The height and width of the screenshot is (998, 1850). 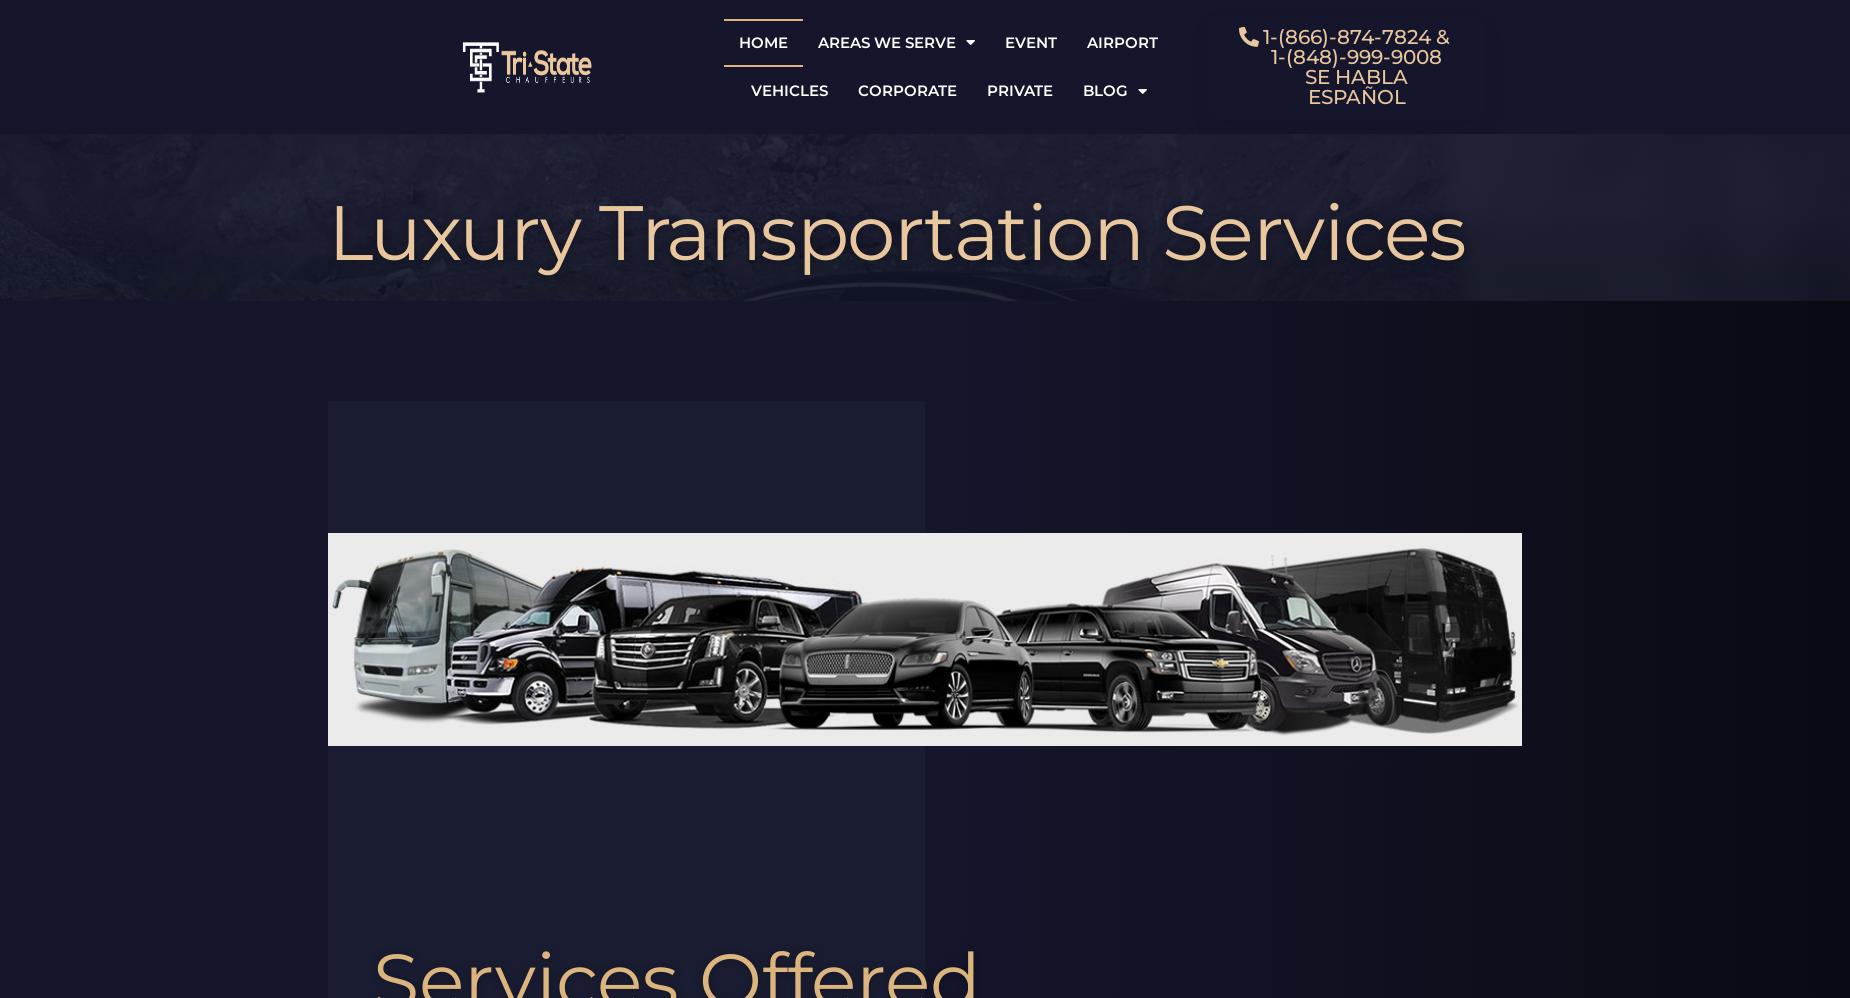 What do you see at coordinates (906, 89) in the screenshot?
I see `'Corporate'` at bounding box center [906, 89].